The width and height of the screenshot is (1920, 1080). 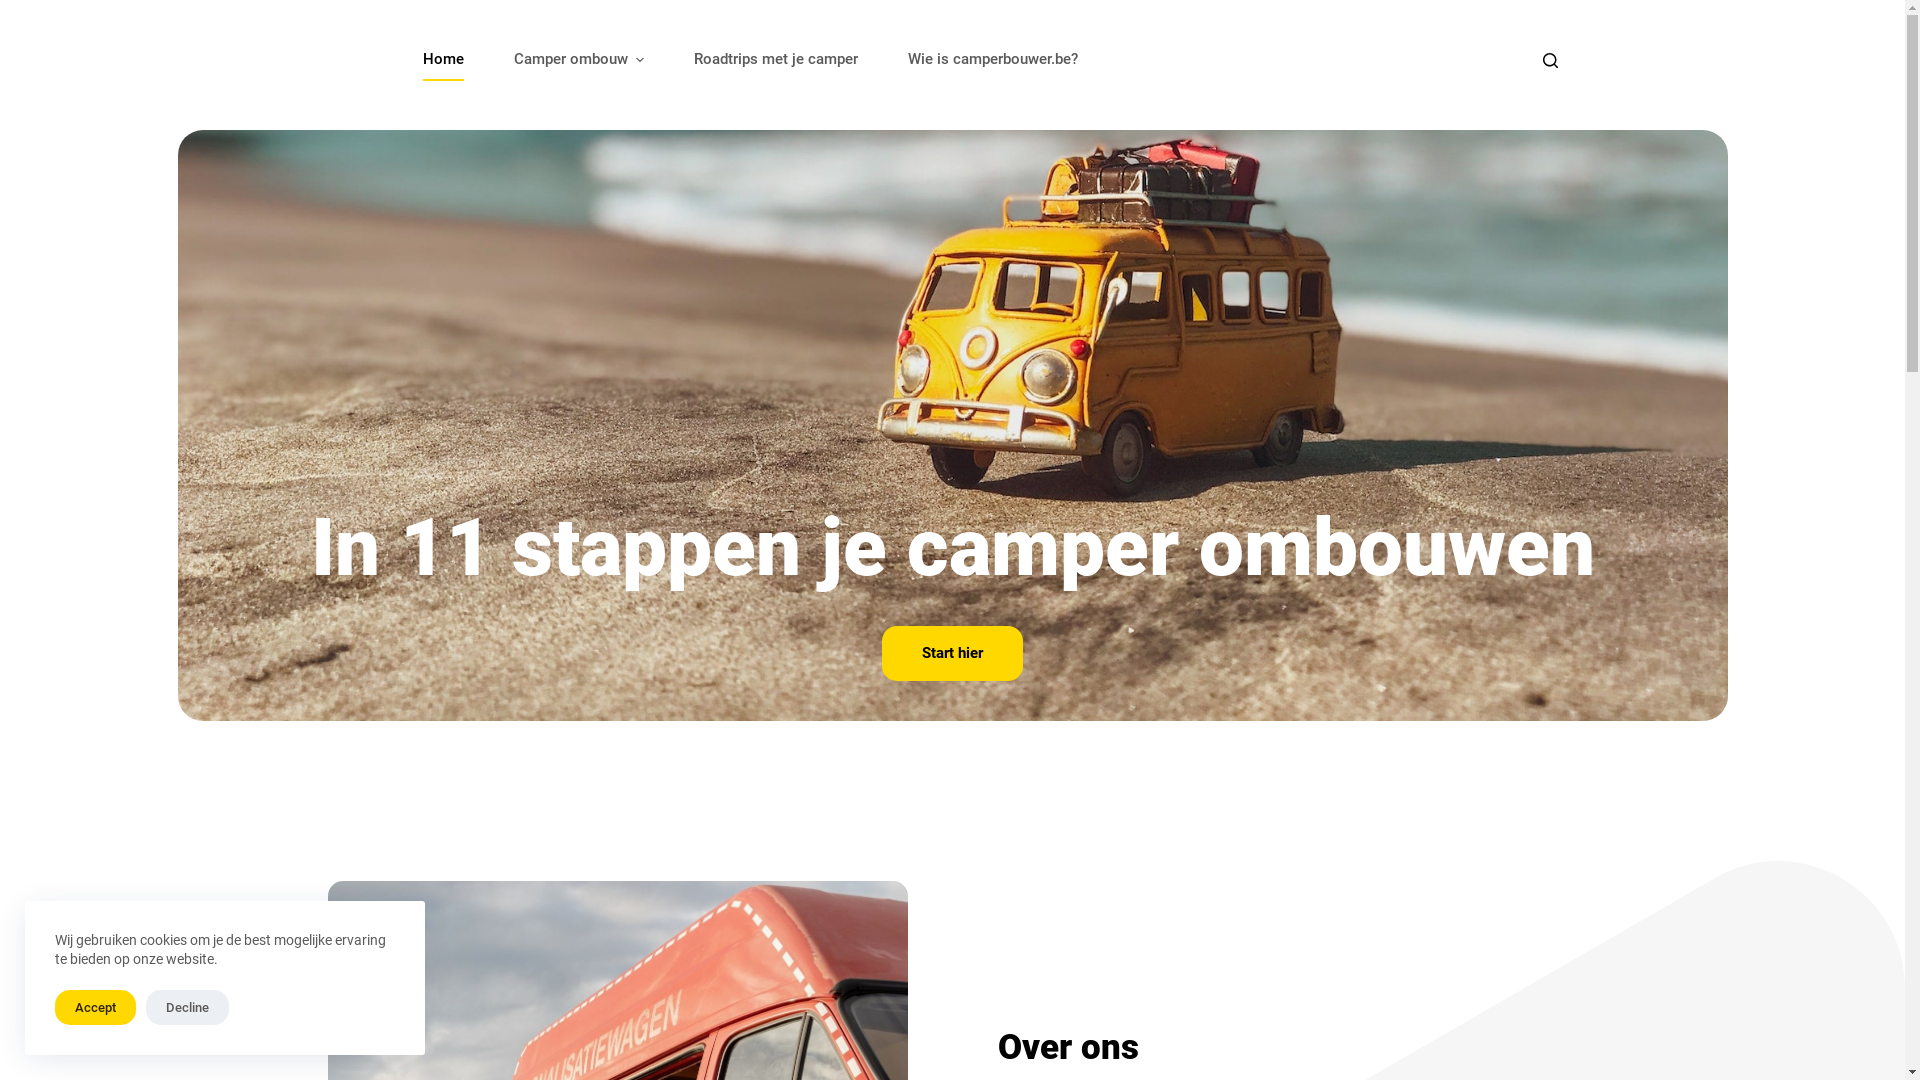 What do you see at coordinates (881, 653) in the screenshot?
I see `'Start hier'` at bounding box center [881, 653].